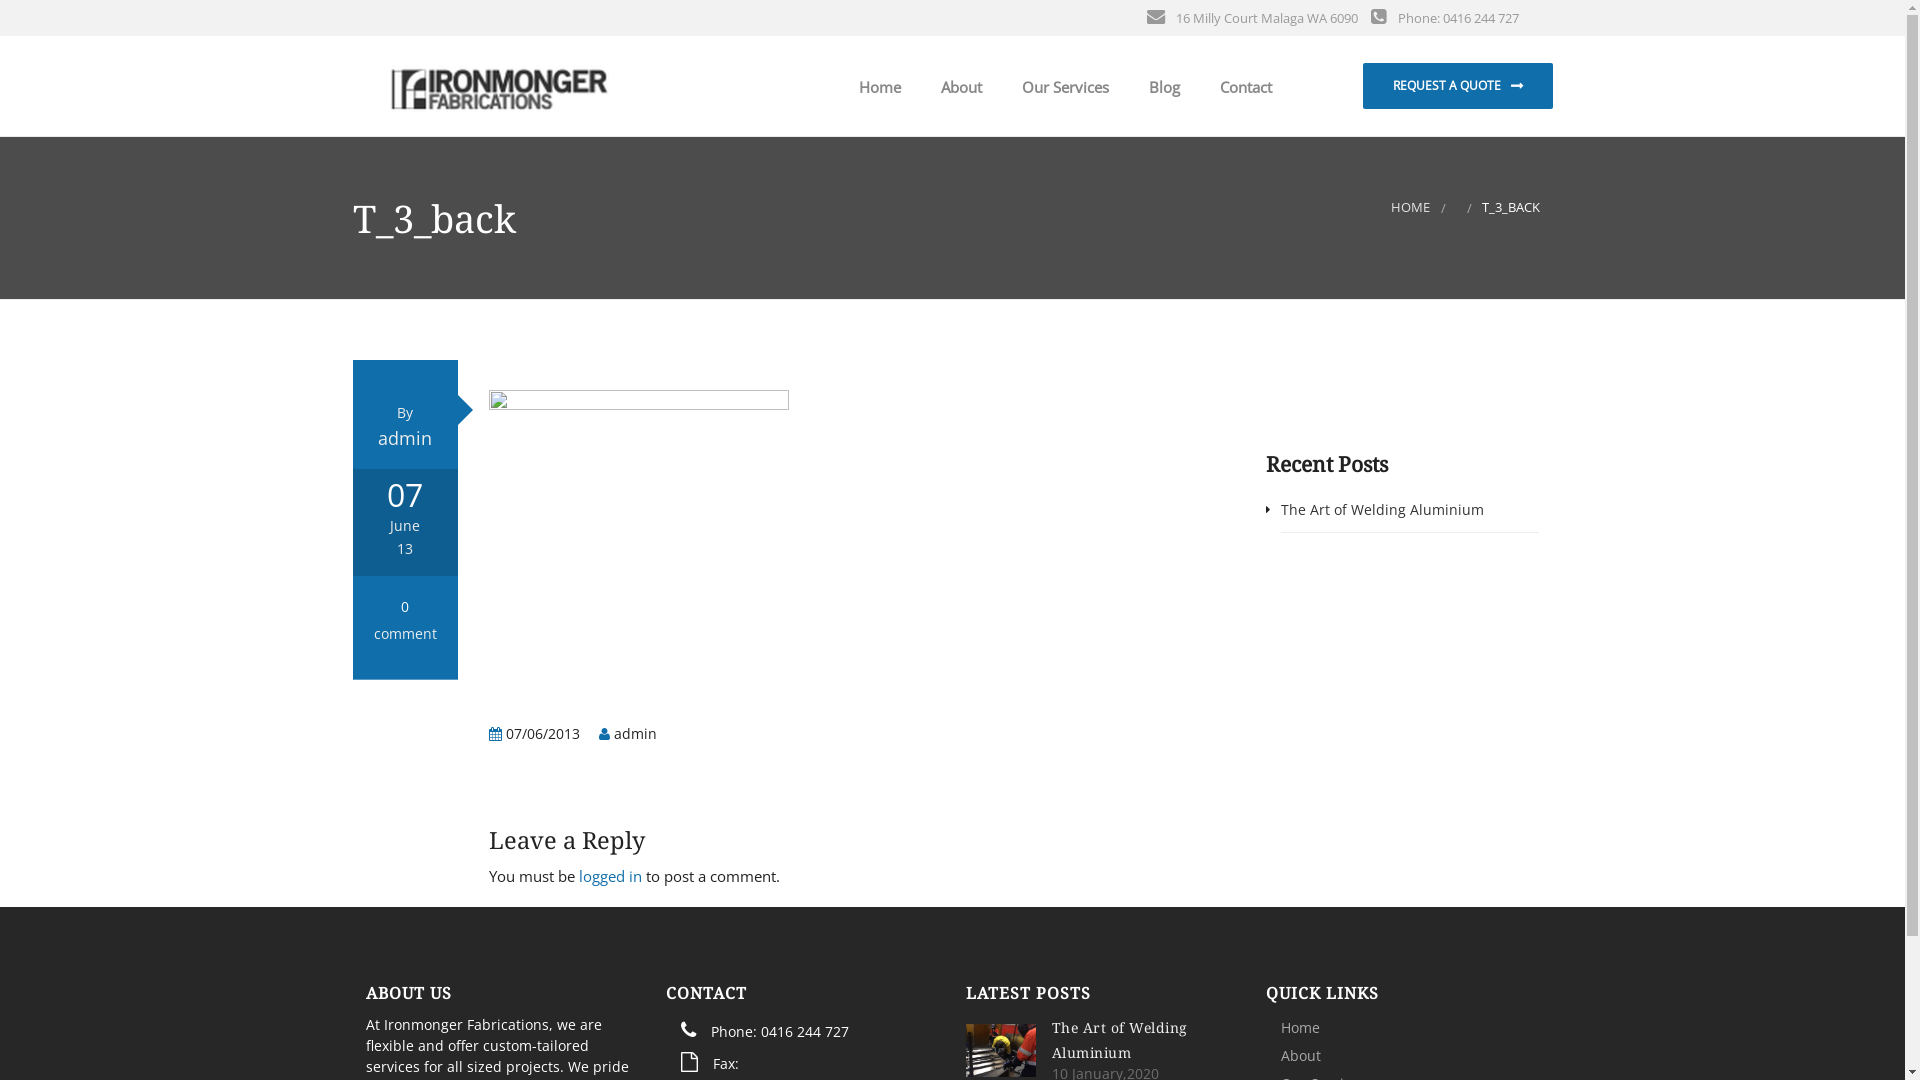 This screenshot has height=1080, width=1920. What do you see at coordinates (1457, 84) in the screenshot?
I see `'REQUEST A QUOTE'` at bounding box center [1457, 84].